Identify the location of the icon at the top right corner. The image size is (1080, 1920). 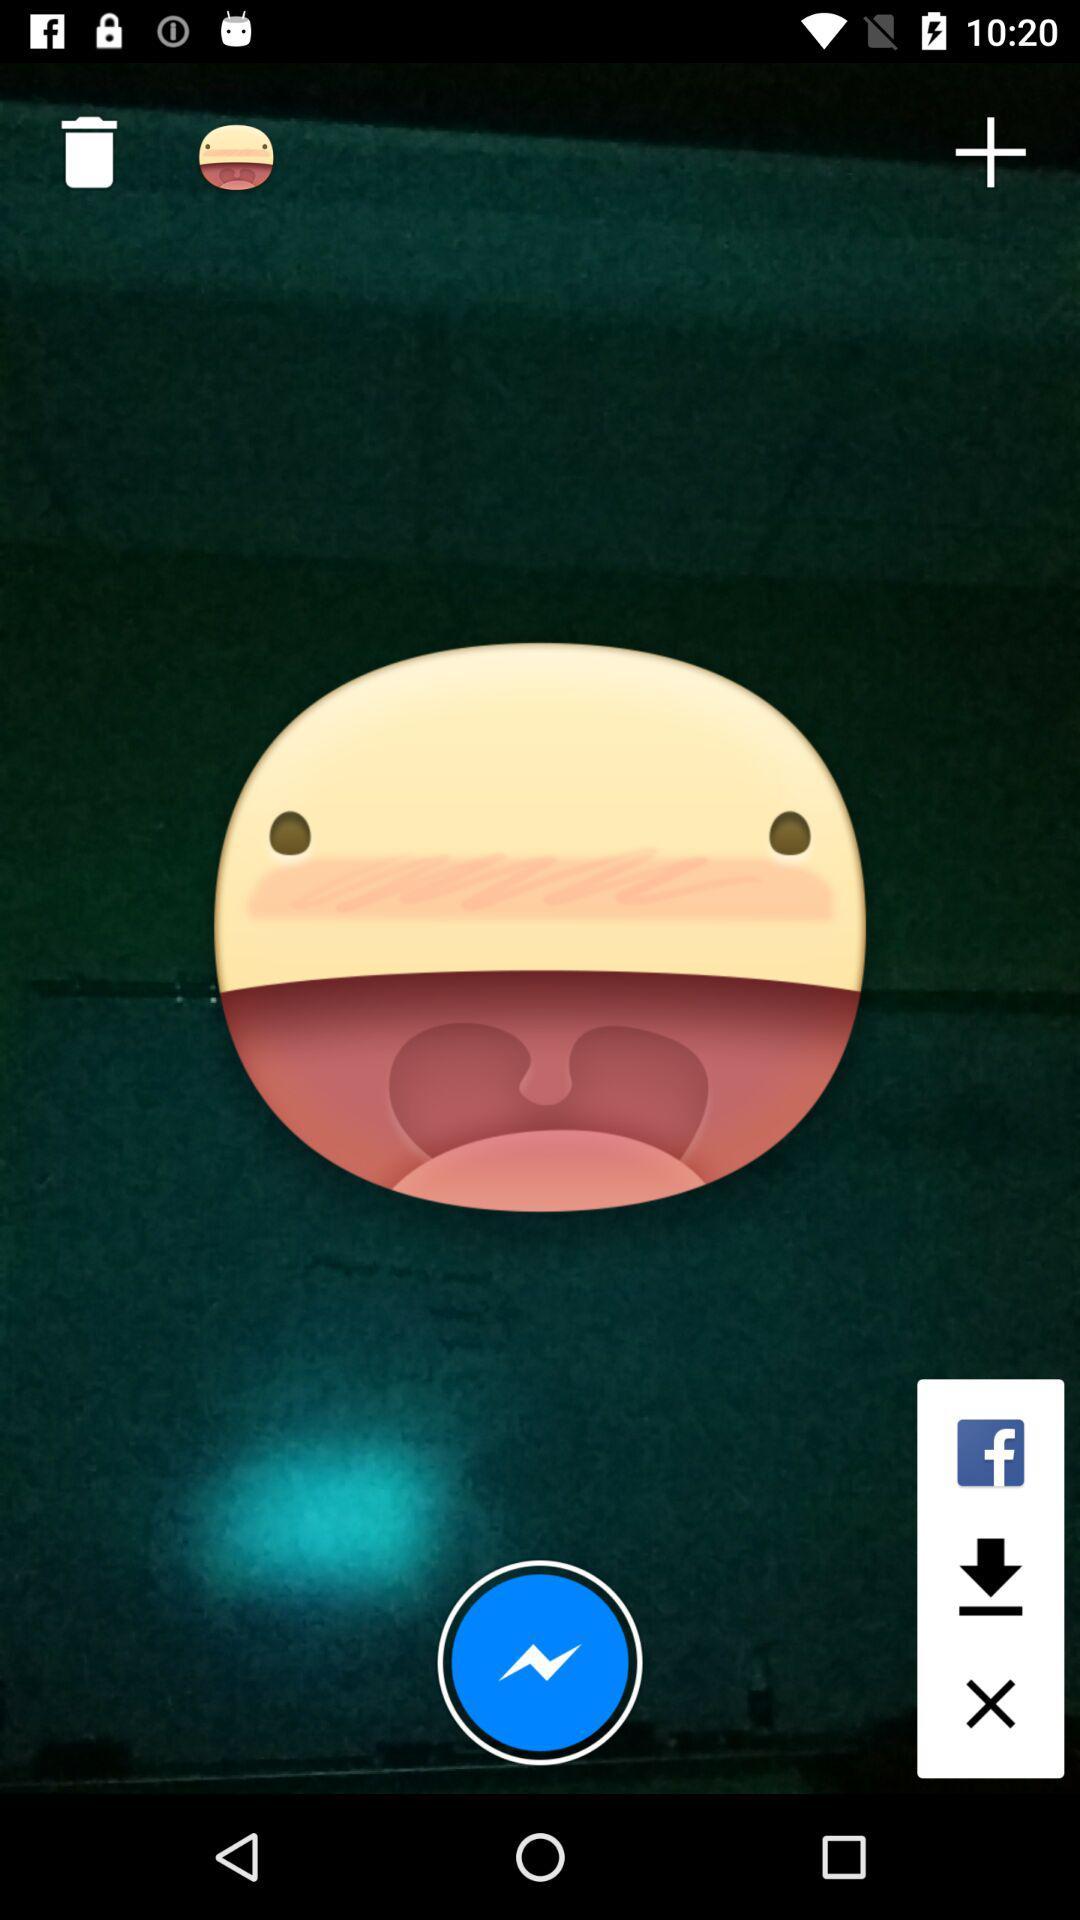
(990, 151).